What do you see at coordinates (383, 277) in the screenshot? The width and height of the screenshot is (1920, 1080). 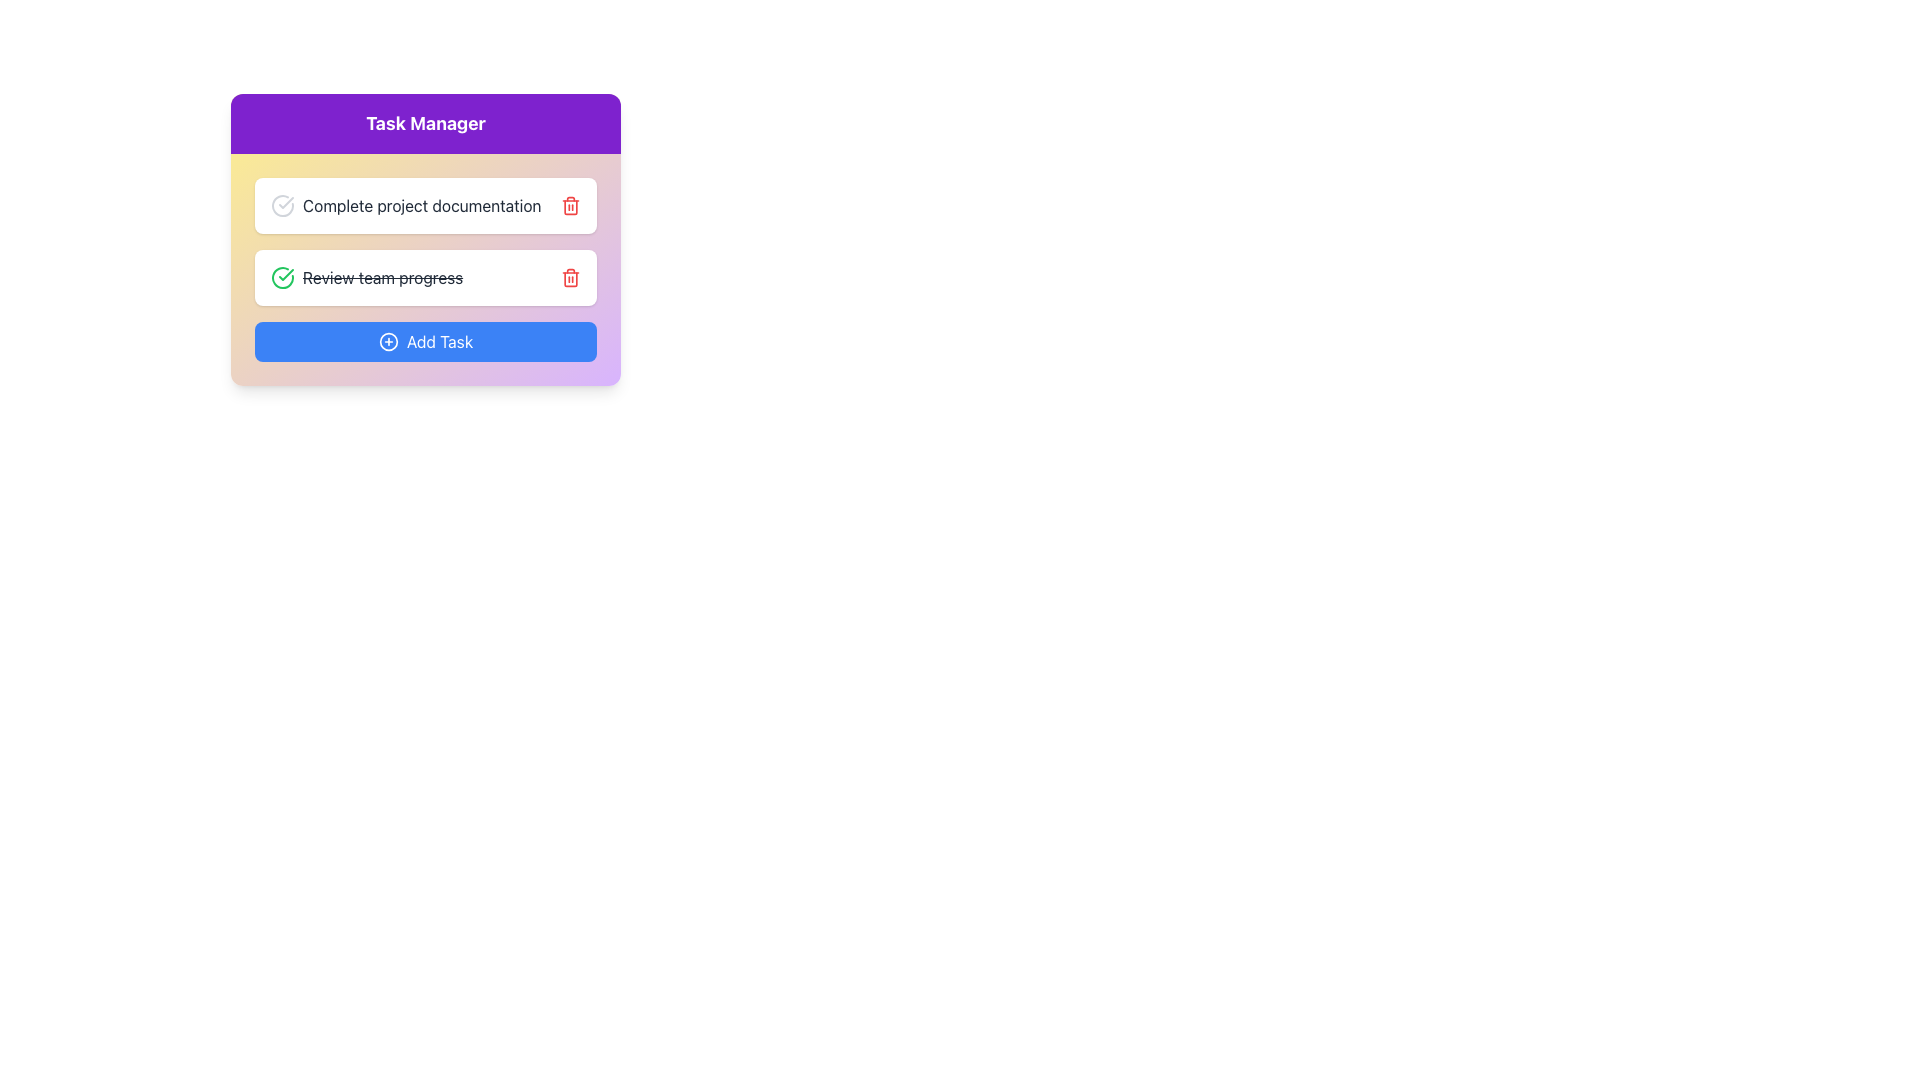 I see `the text label displaying 'Review team progress' with a strikethrough in gray color, located in the second task row of the task list under the 'Task Manager' title section` at bounding box center [383, 277].